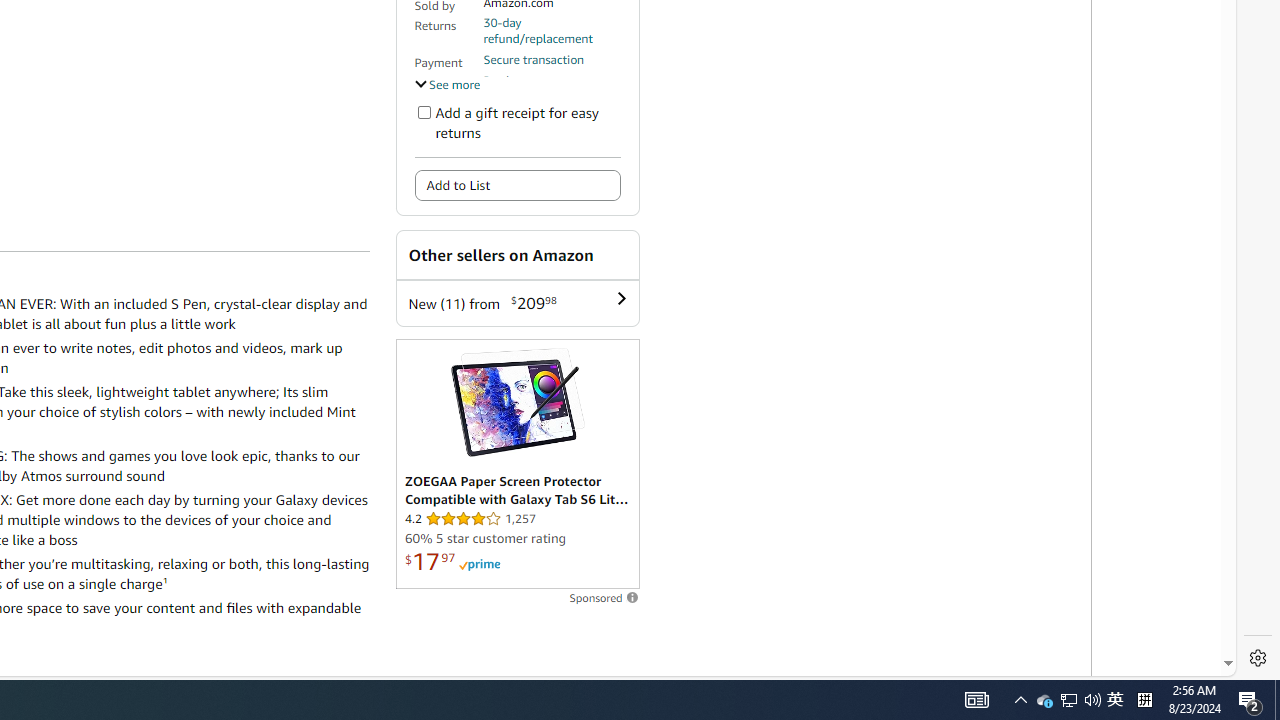 The width and height of the screenshot is (1280, 720). Describe the element at coordinates (533, 58) in the screenshot. I see `'Secure transaction'` at that location.